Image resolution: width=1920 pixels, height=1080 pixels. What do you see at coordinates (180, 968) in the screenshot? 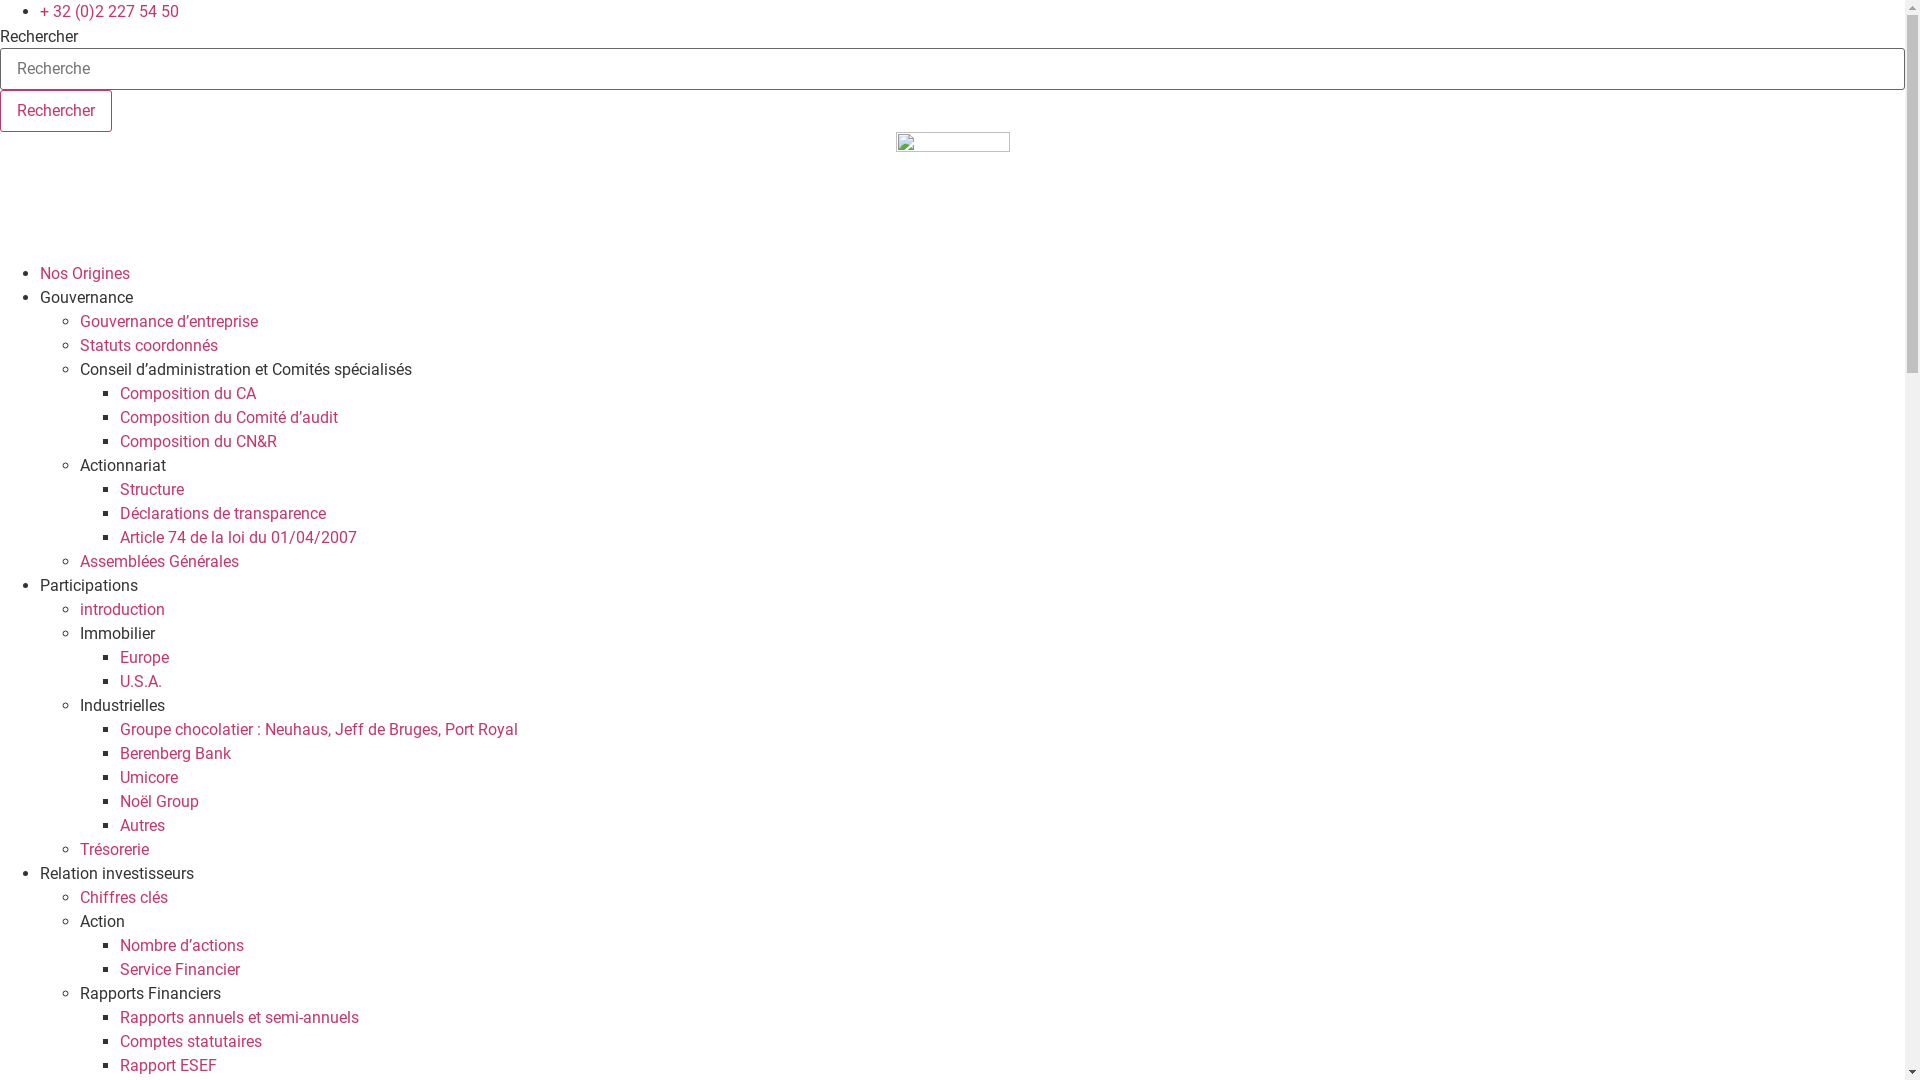
I see `'Service Financier'` at bounding box center [180, 968].